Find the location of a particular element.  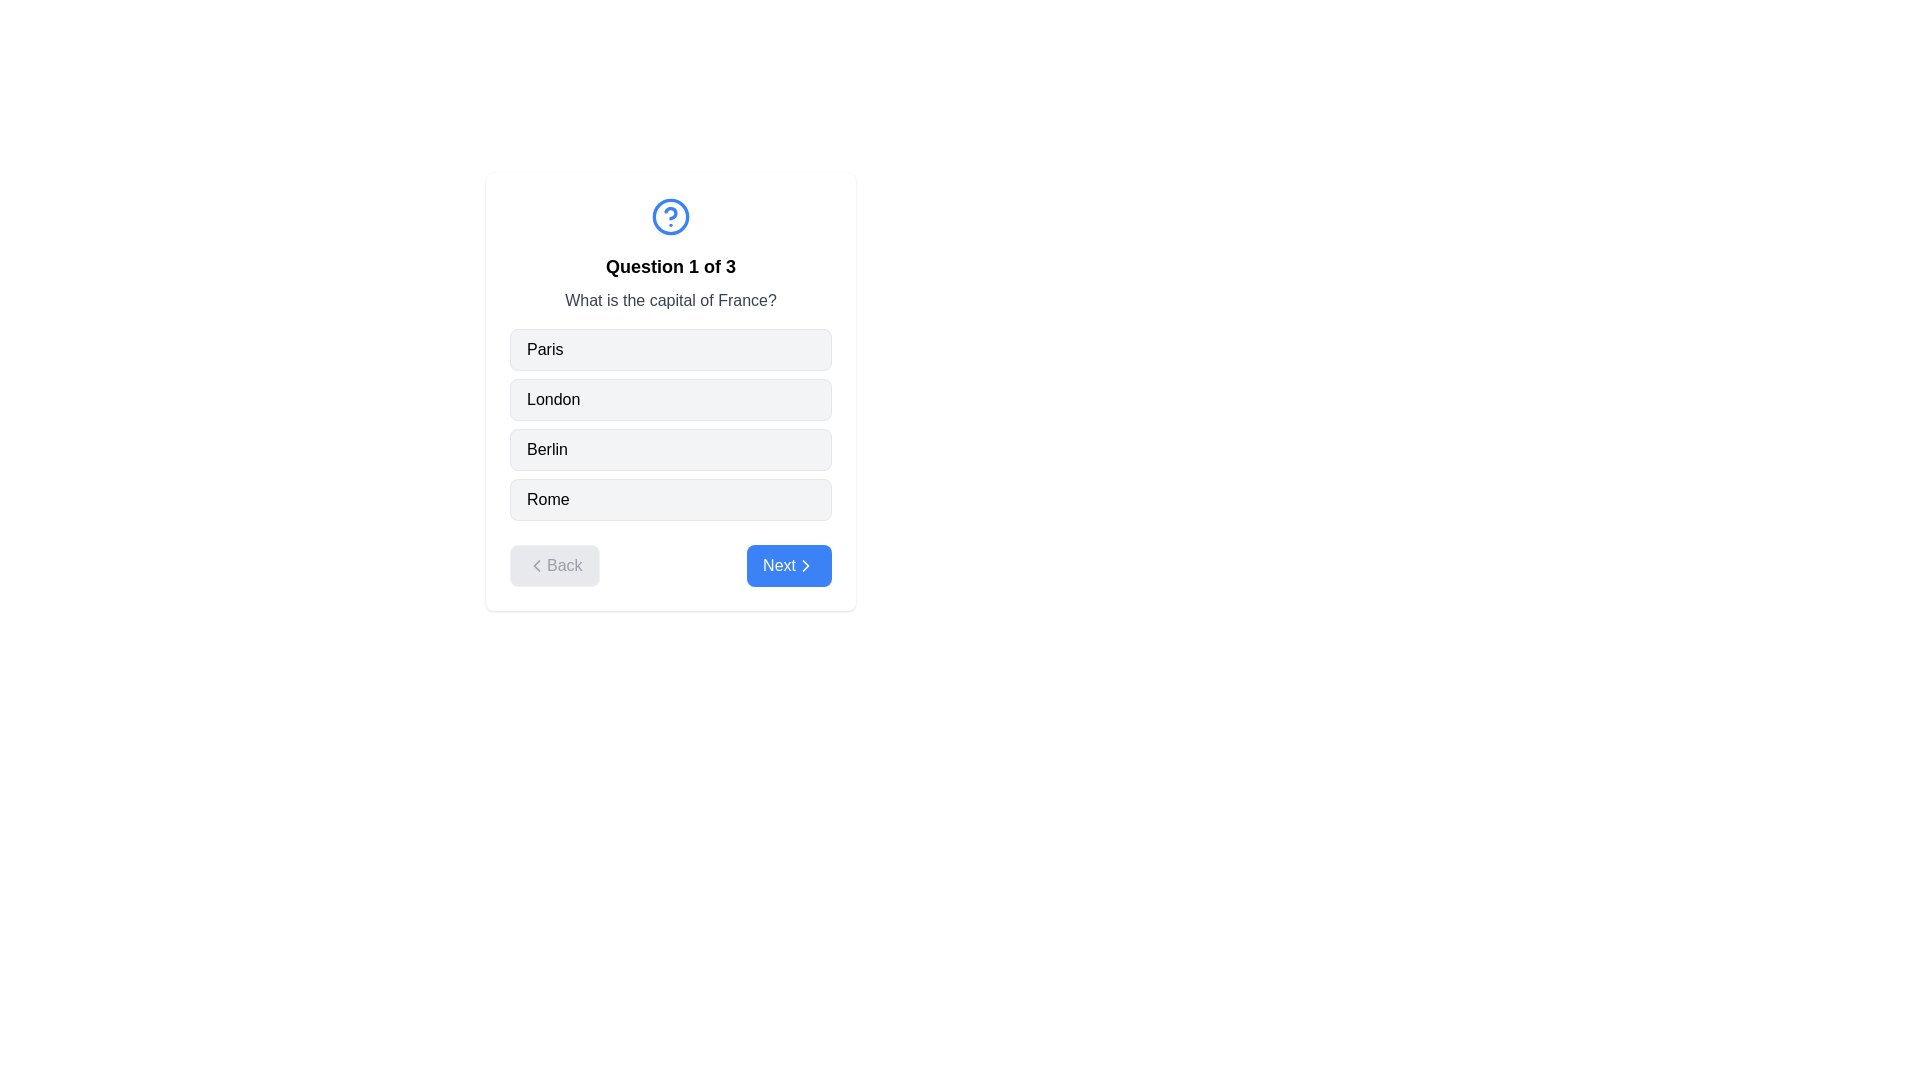

the blue circular help icon with a question mark symbol at its center is located at coordinates (671, 216).